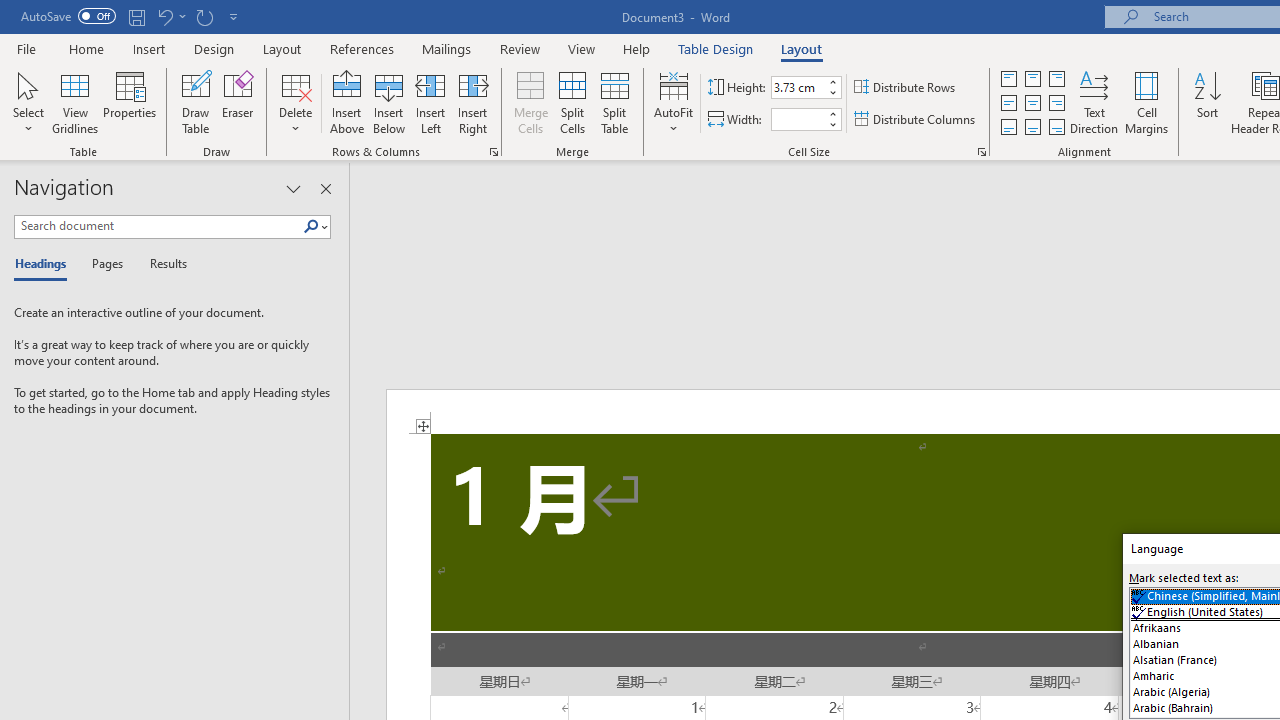 Image resolution: width=1280 pixels, height=720 pixels. What do you see at coordinates (614, 103) in the screenshot?
I see `'Split Table'` at bounding box center [614, 103].